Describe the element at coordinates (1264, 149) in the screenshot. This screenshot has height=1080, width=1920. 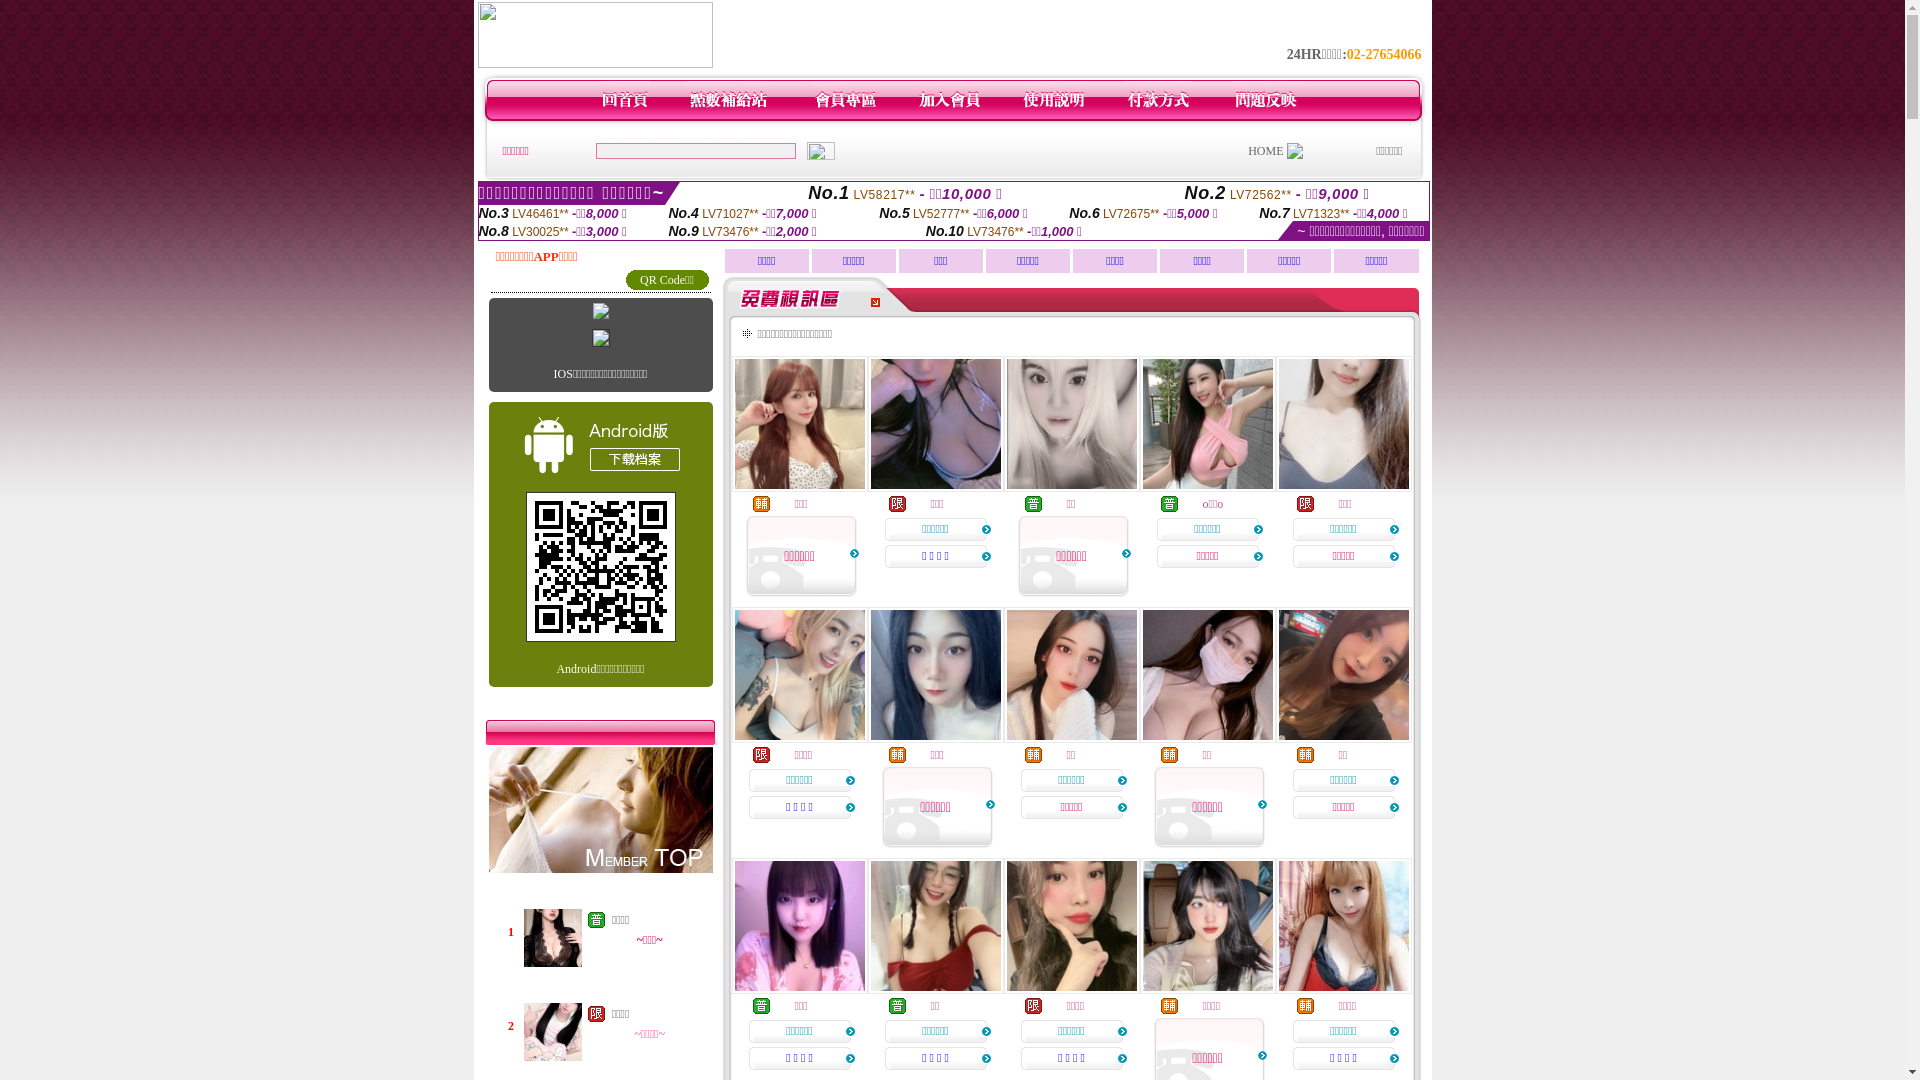
I see `'HOME'` at that location.